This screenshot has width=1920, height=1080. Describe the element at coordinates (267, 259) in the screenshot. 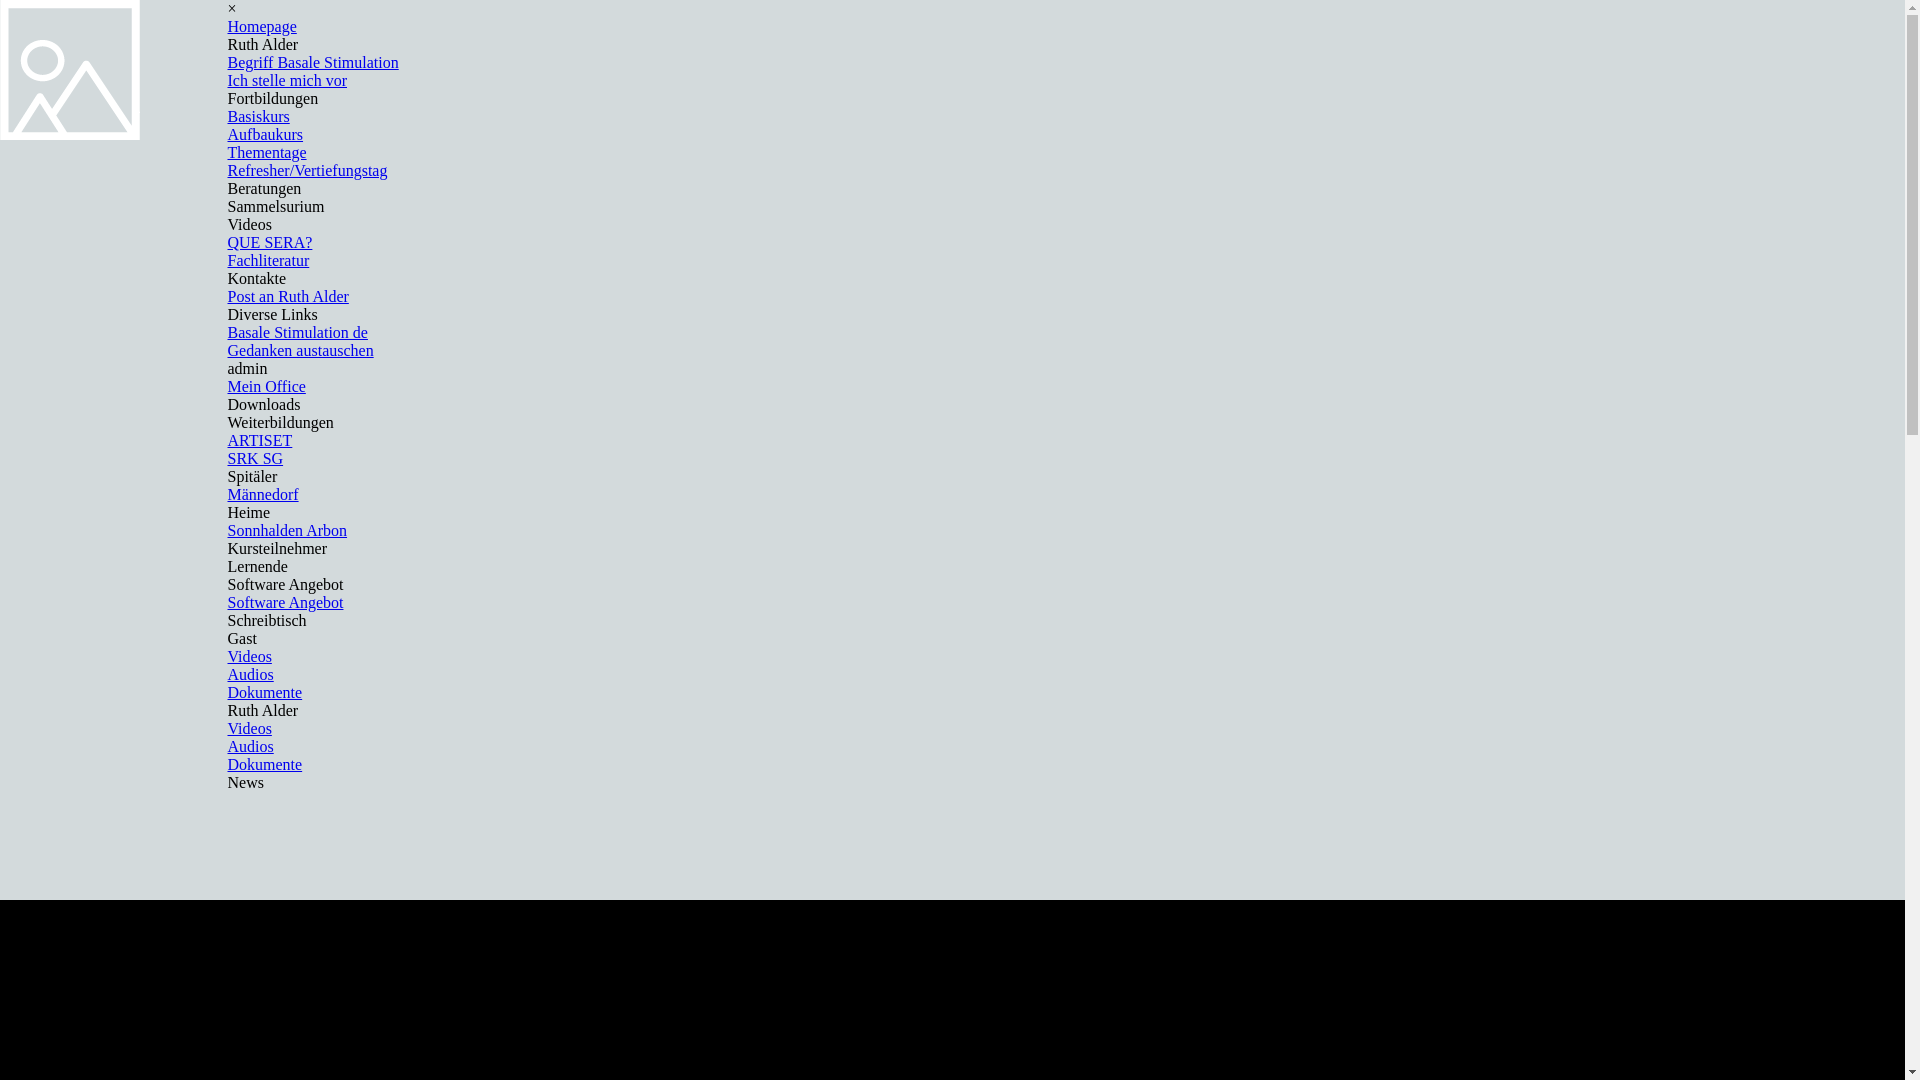

I see `'Fachliteratur'` at that location.